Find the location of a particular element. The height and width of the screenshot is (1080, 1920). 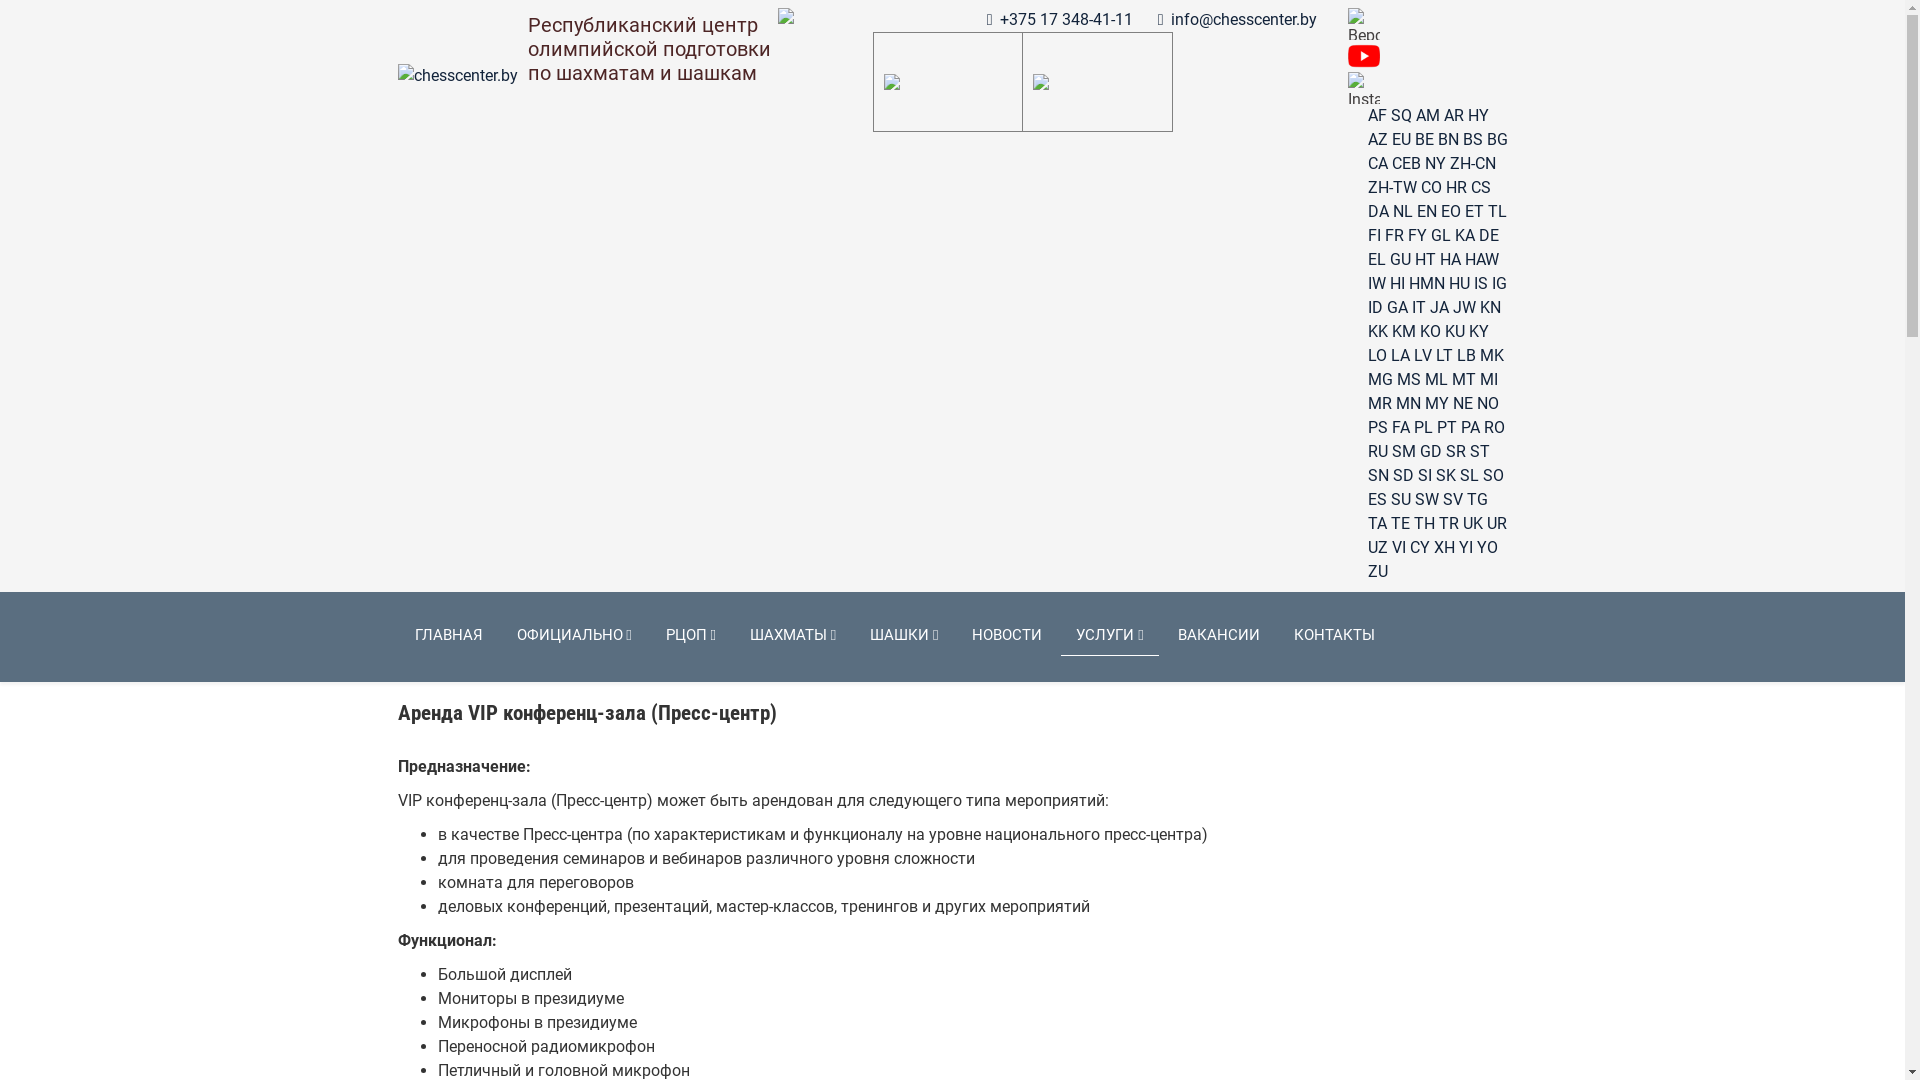

'BN' is located at coordinates (1448, 138).